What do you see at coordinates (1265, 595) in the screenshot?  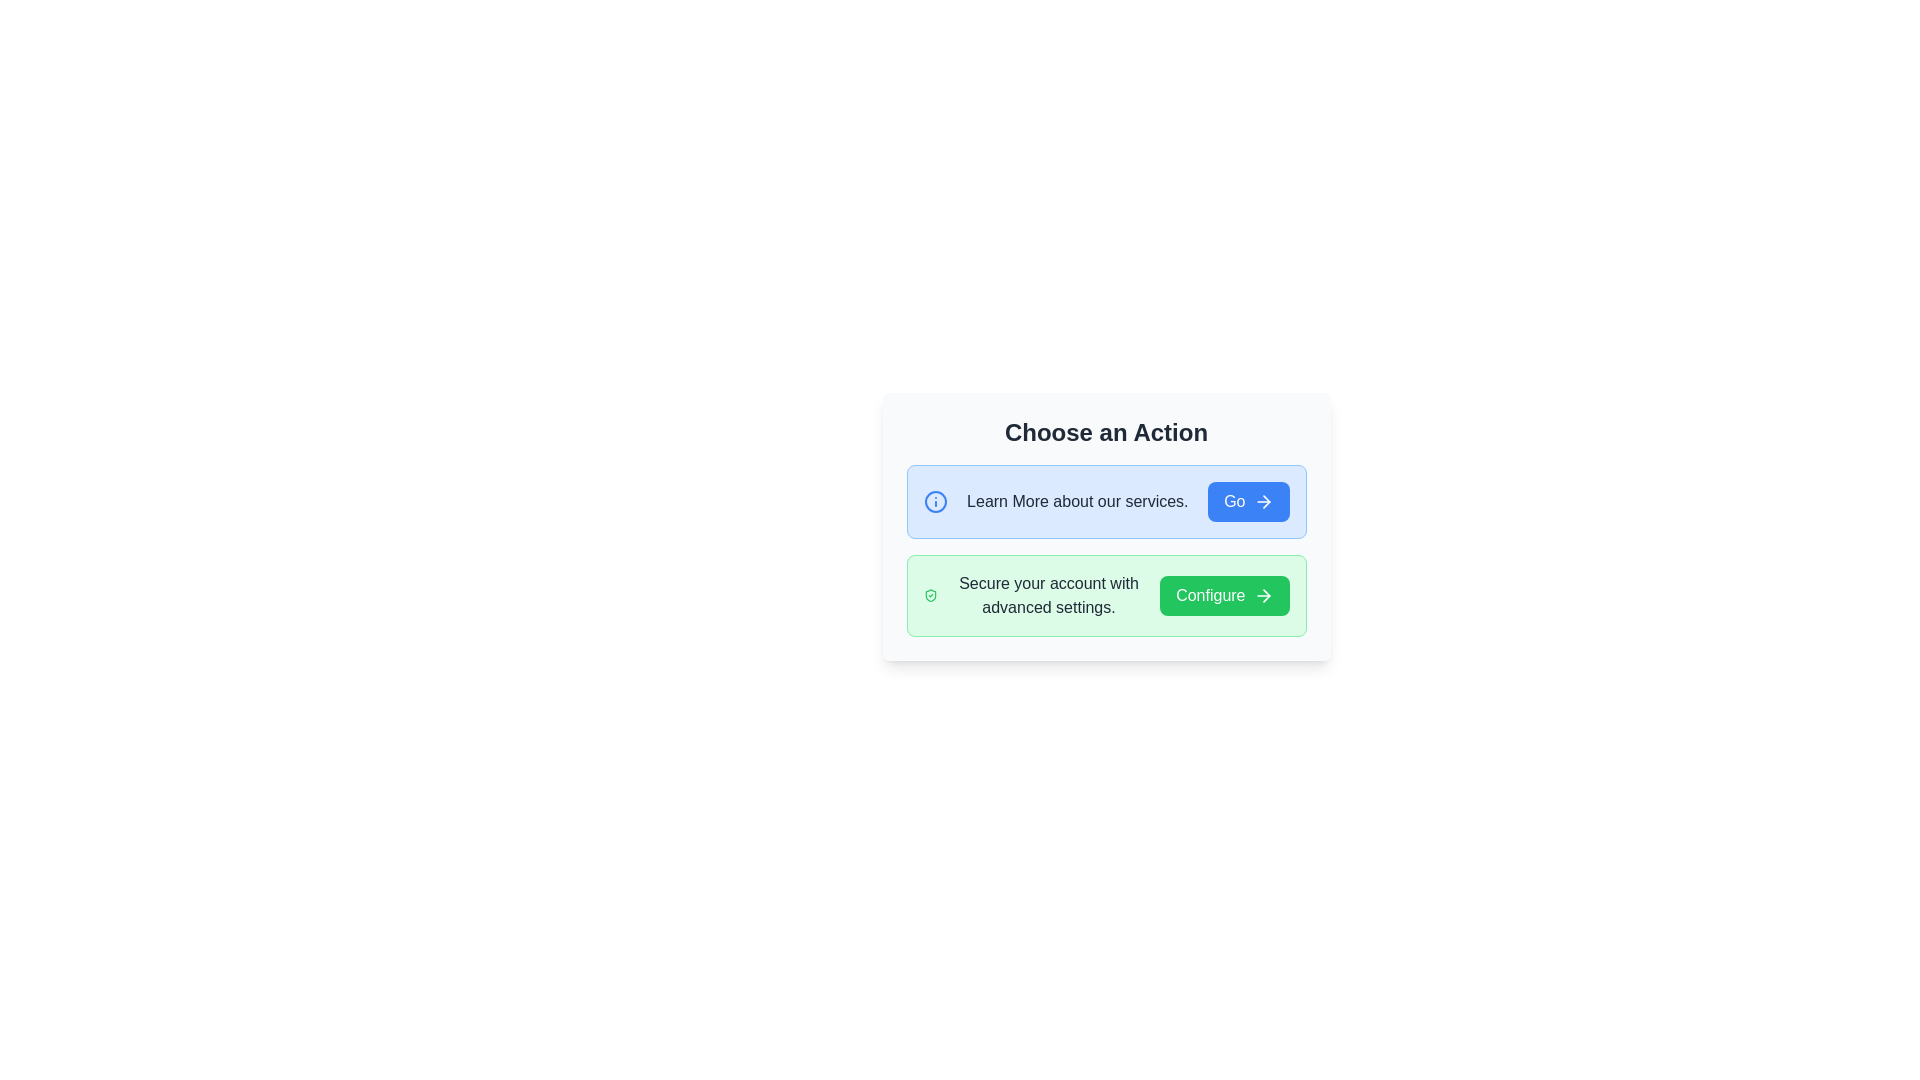 I see `the rightward-facing arrow icon within the 'Configure' button located in the lower green section of the card` at bounding box center [1265, 595].